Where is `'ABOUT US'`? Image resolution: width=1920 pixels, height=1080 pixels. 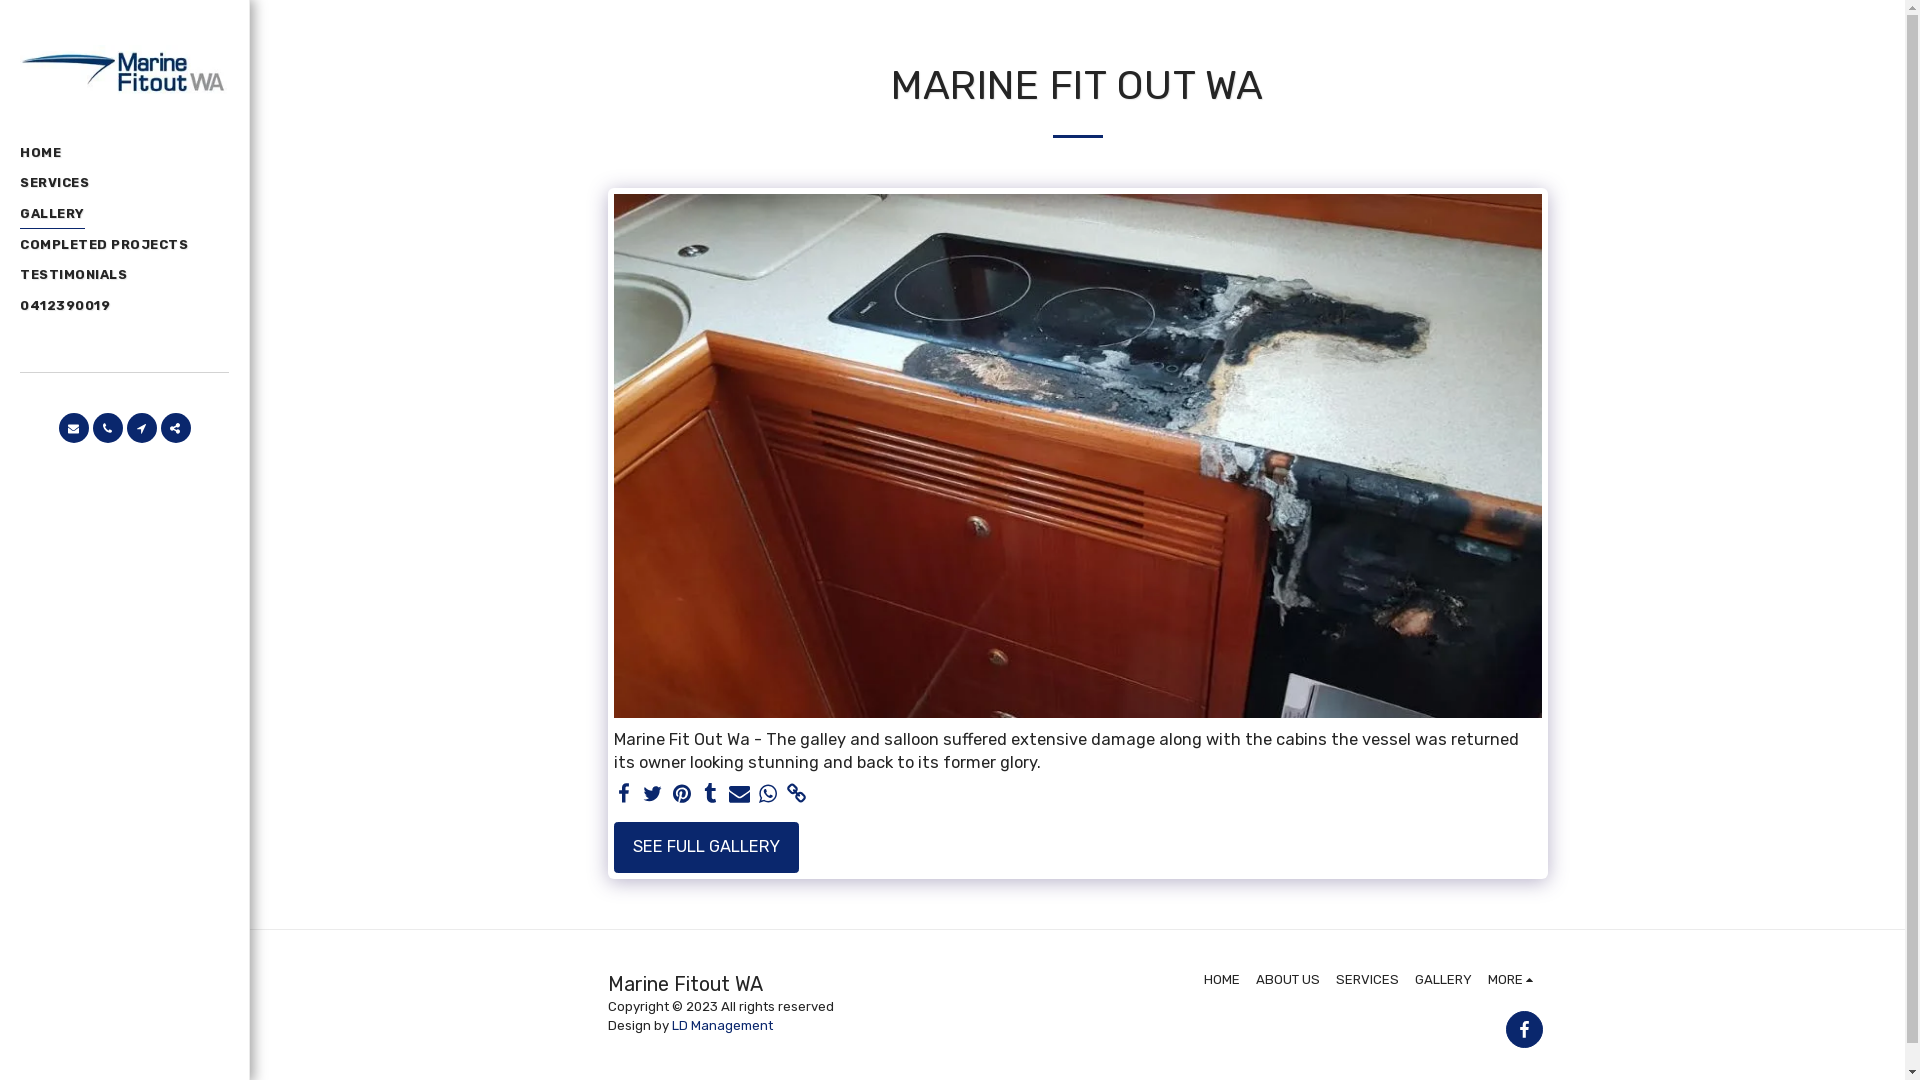
'ABOUT US' is located at coordinates (1287, 978).